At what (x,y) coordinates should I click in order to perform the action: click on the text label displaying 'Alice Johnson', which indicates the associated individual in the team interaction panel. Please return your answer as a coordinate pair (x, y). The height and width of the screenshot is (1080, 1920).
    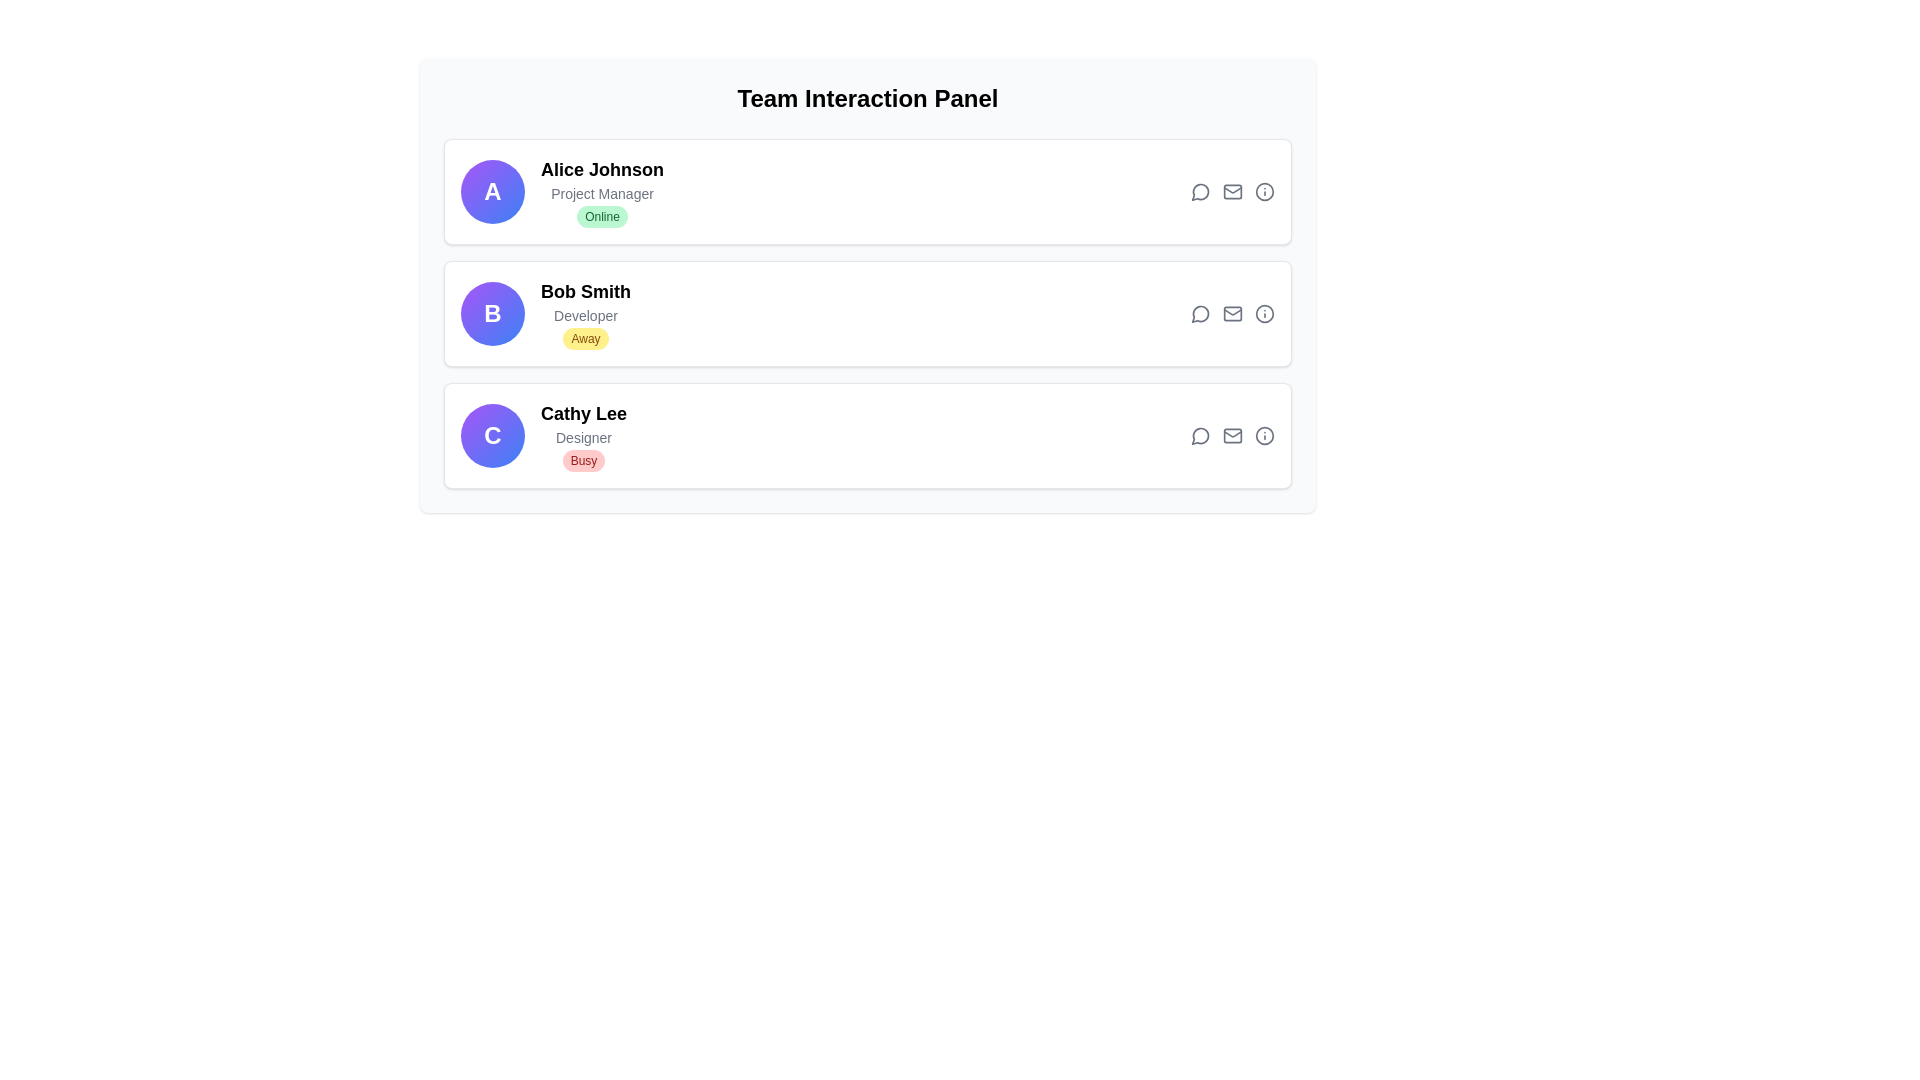
    Looking at the image, I should click on (601, 168).